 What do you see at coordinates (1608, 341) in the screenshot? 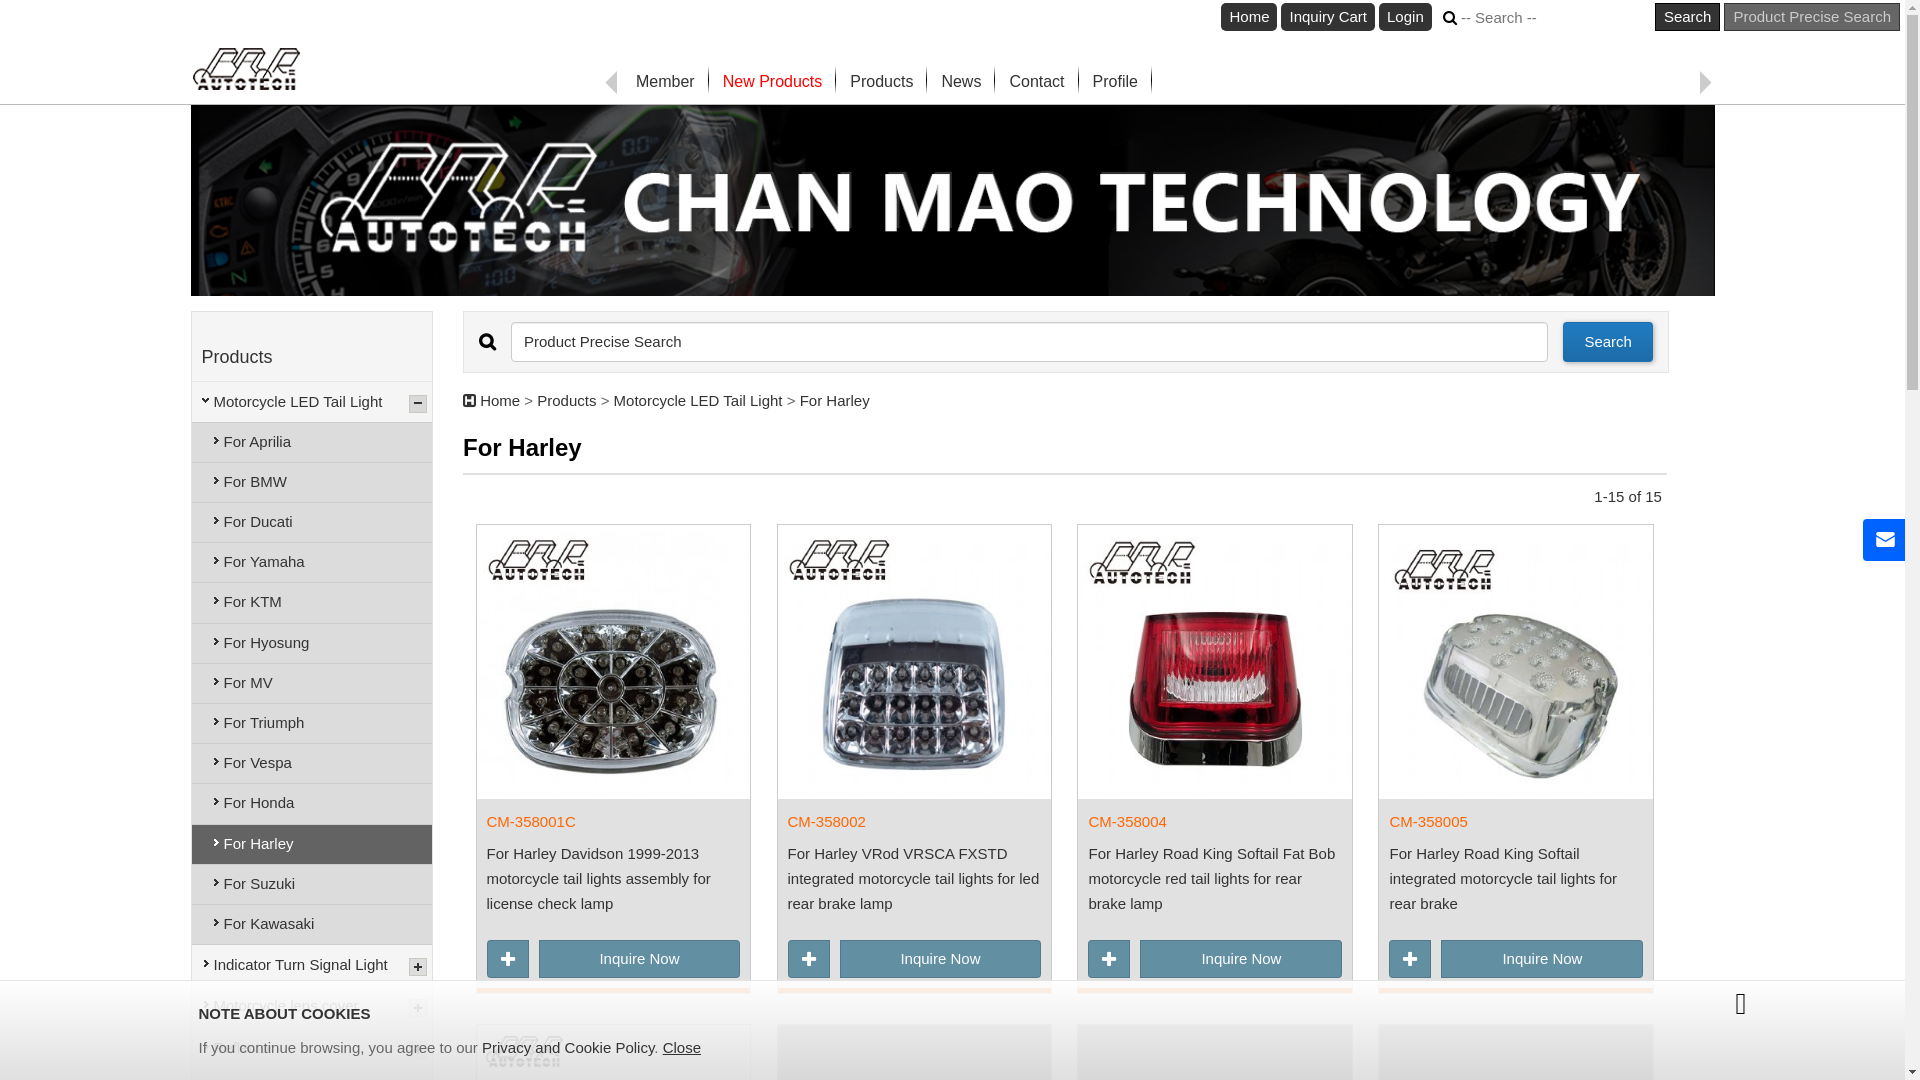
I see `'Search'` at bounding box center [1608, 341].